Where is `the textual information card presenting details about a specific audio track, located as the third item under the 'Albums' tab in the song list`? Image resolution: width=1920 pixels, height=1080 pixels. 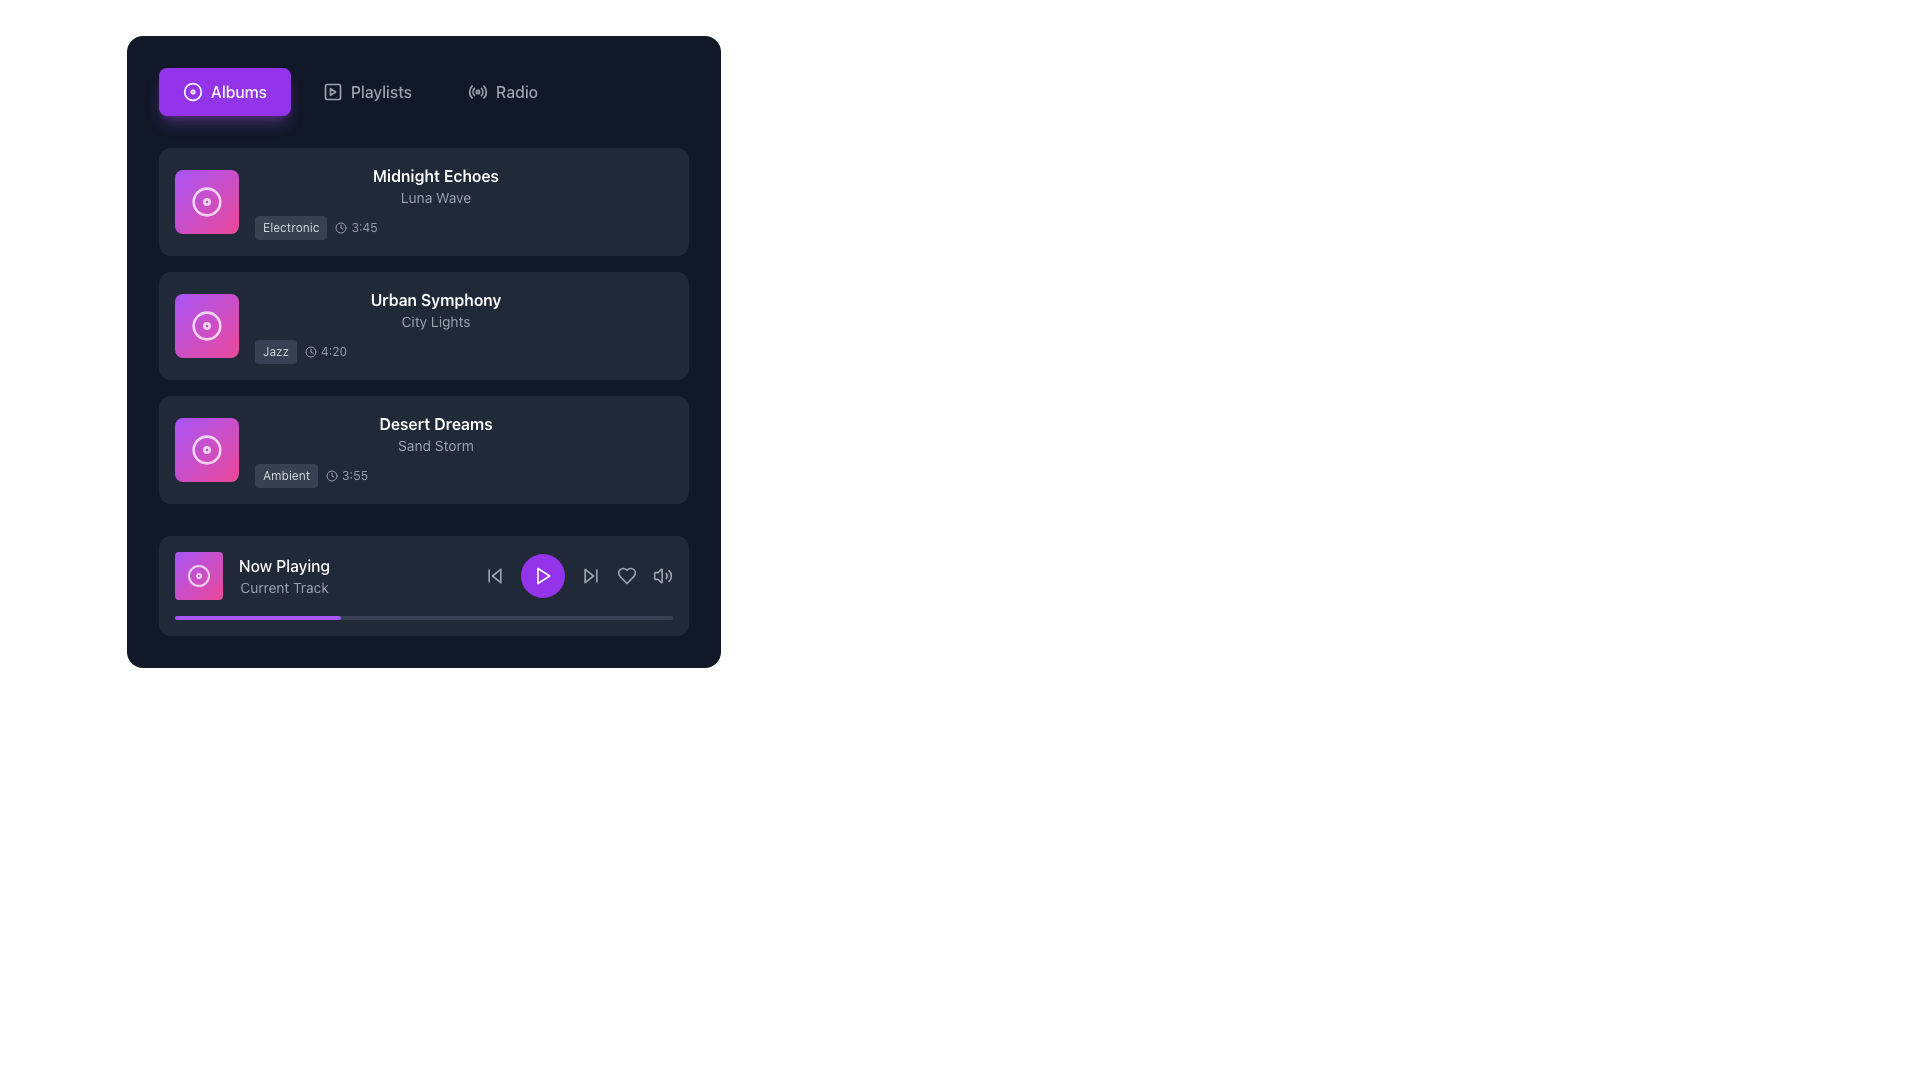 the textual information card presenting details about a specific audio track, located as the third item under the 'Albums' tab in the song list is located at coordinates (435, 450).